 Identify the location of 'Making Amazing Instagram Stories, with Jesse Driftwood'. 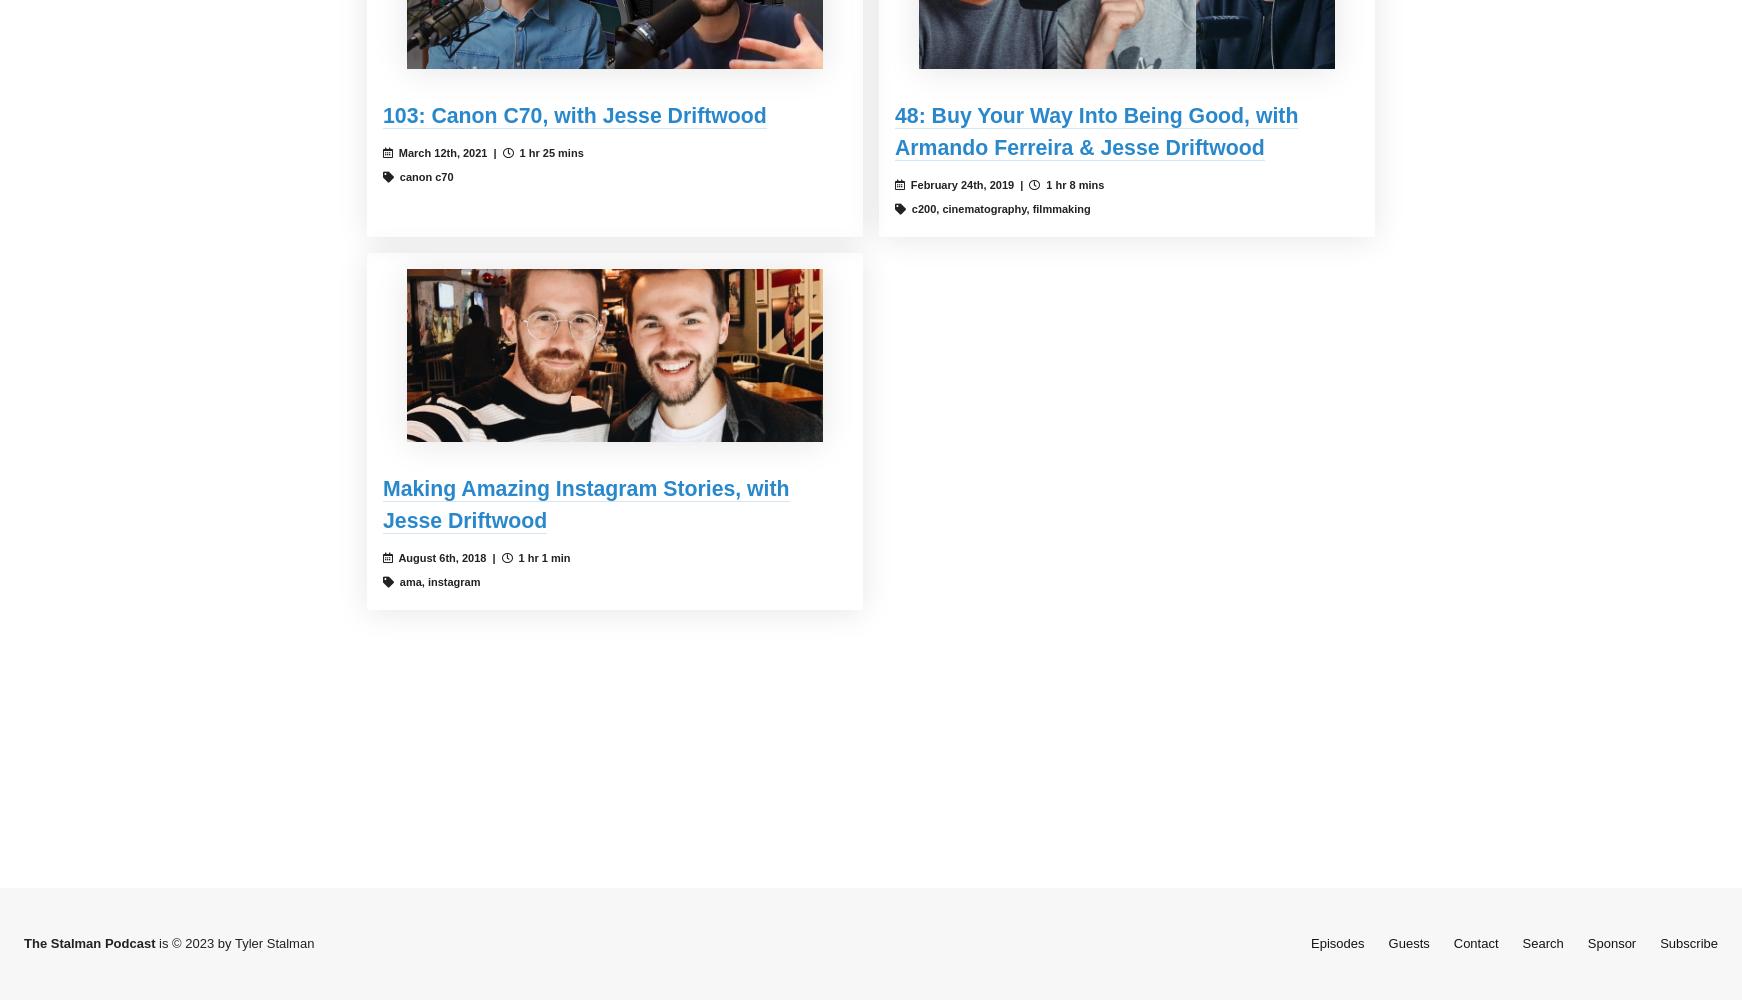
(382, 505).